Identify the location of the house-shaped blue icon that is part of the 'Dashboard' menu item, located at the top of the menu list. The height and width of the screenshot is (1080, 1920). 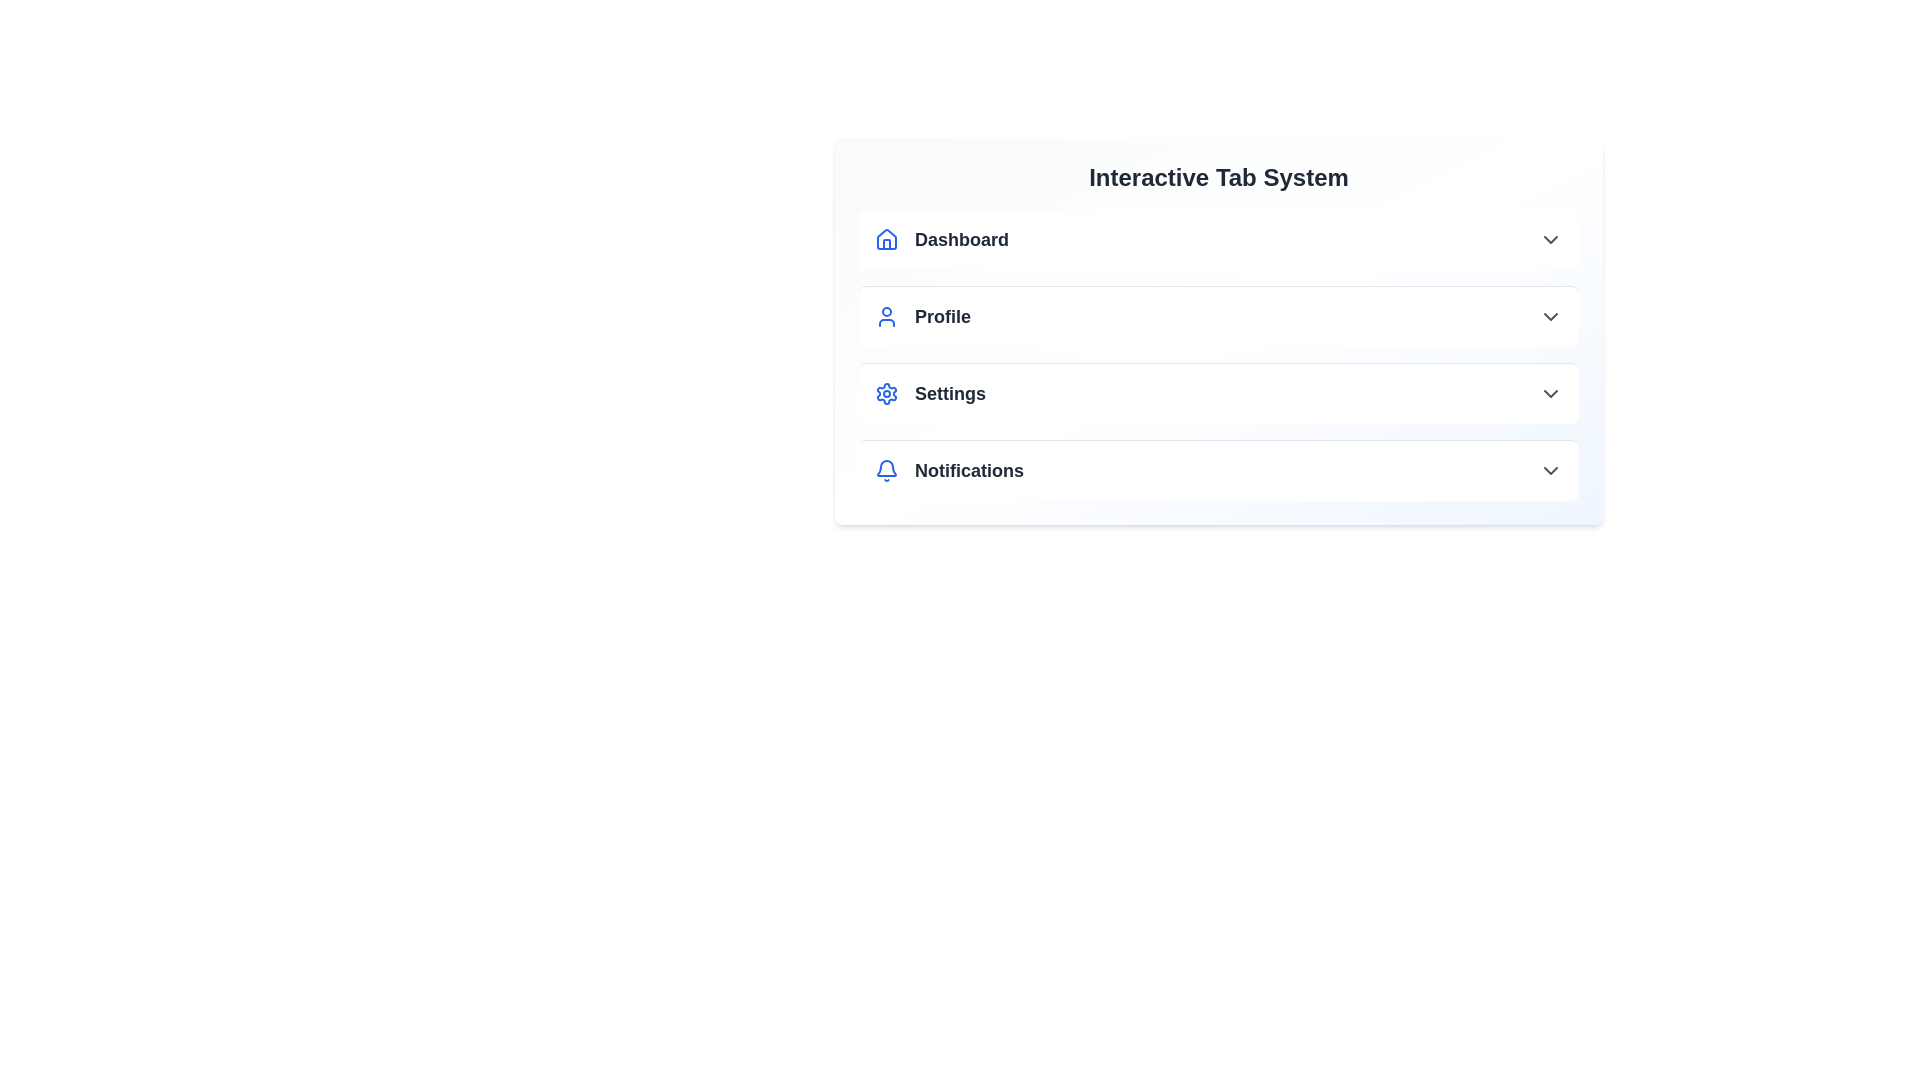
(886, 238).